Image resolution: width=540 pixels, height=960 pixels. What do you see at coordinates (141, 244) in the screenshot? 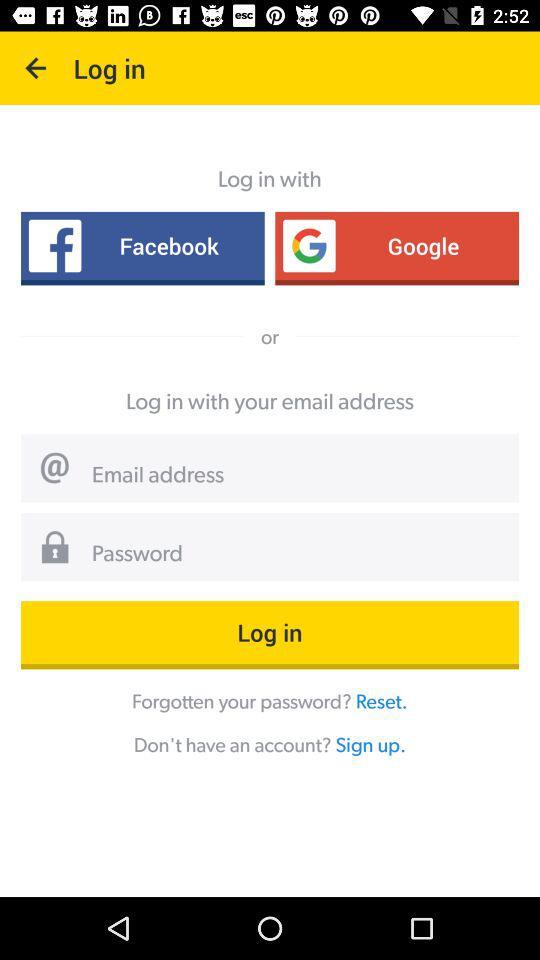
I see `the facebook icon` at bounding box center [141, 244].